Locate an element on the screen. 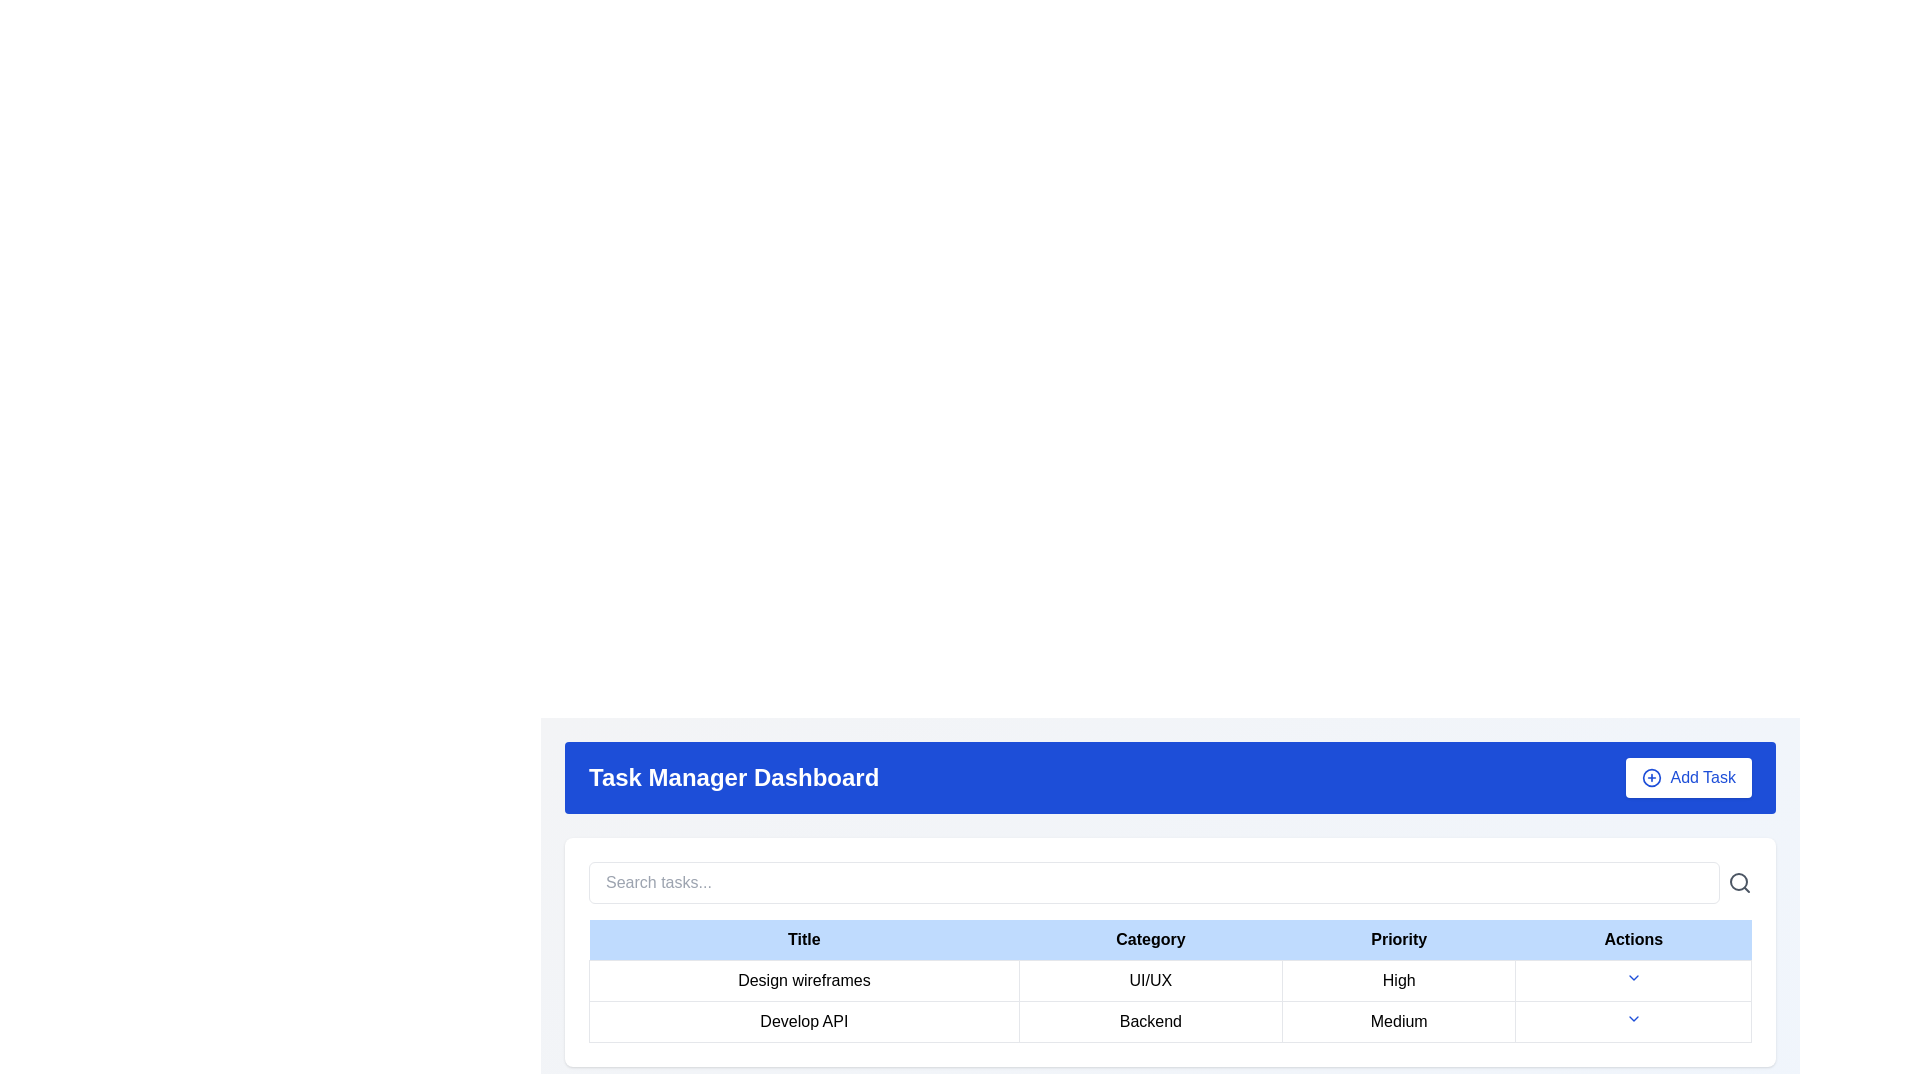 The height and width of the screenshot is (1080, 1920). the interactive blue downward-pointing chevron icon in the table cell under the 'Actions' column for the 'Design wireframes' row is located at coordinates (1633, 979).